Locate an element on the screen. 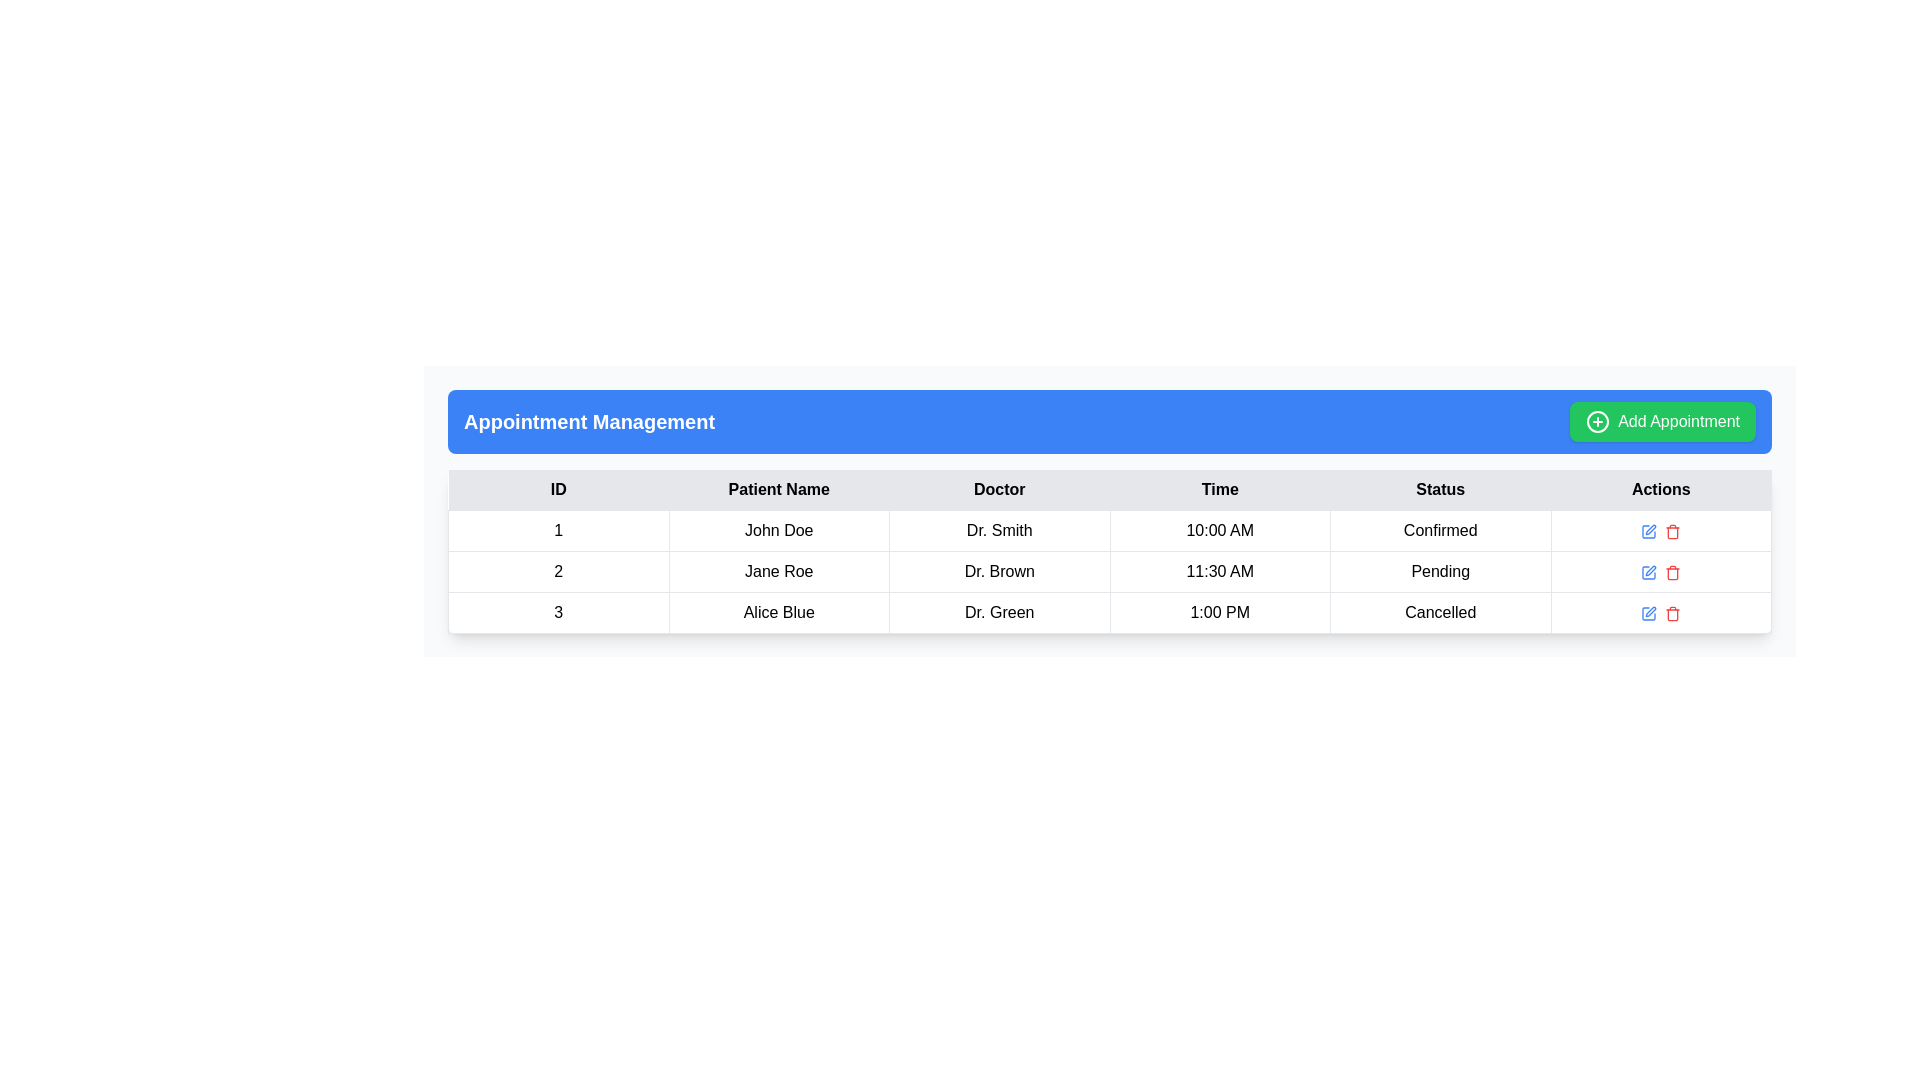 The image size is (1920, 1080). the editing button located in the 'Actions' column of the first row of the table to initiate editing of the selected appointment is located at coordinates (1649, 530).